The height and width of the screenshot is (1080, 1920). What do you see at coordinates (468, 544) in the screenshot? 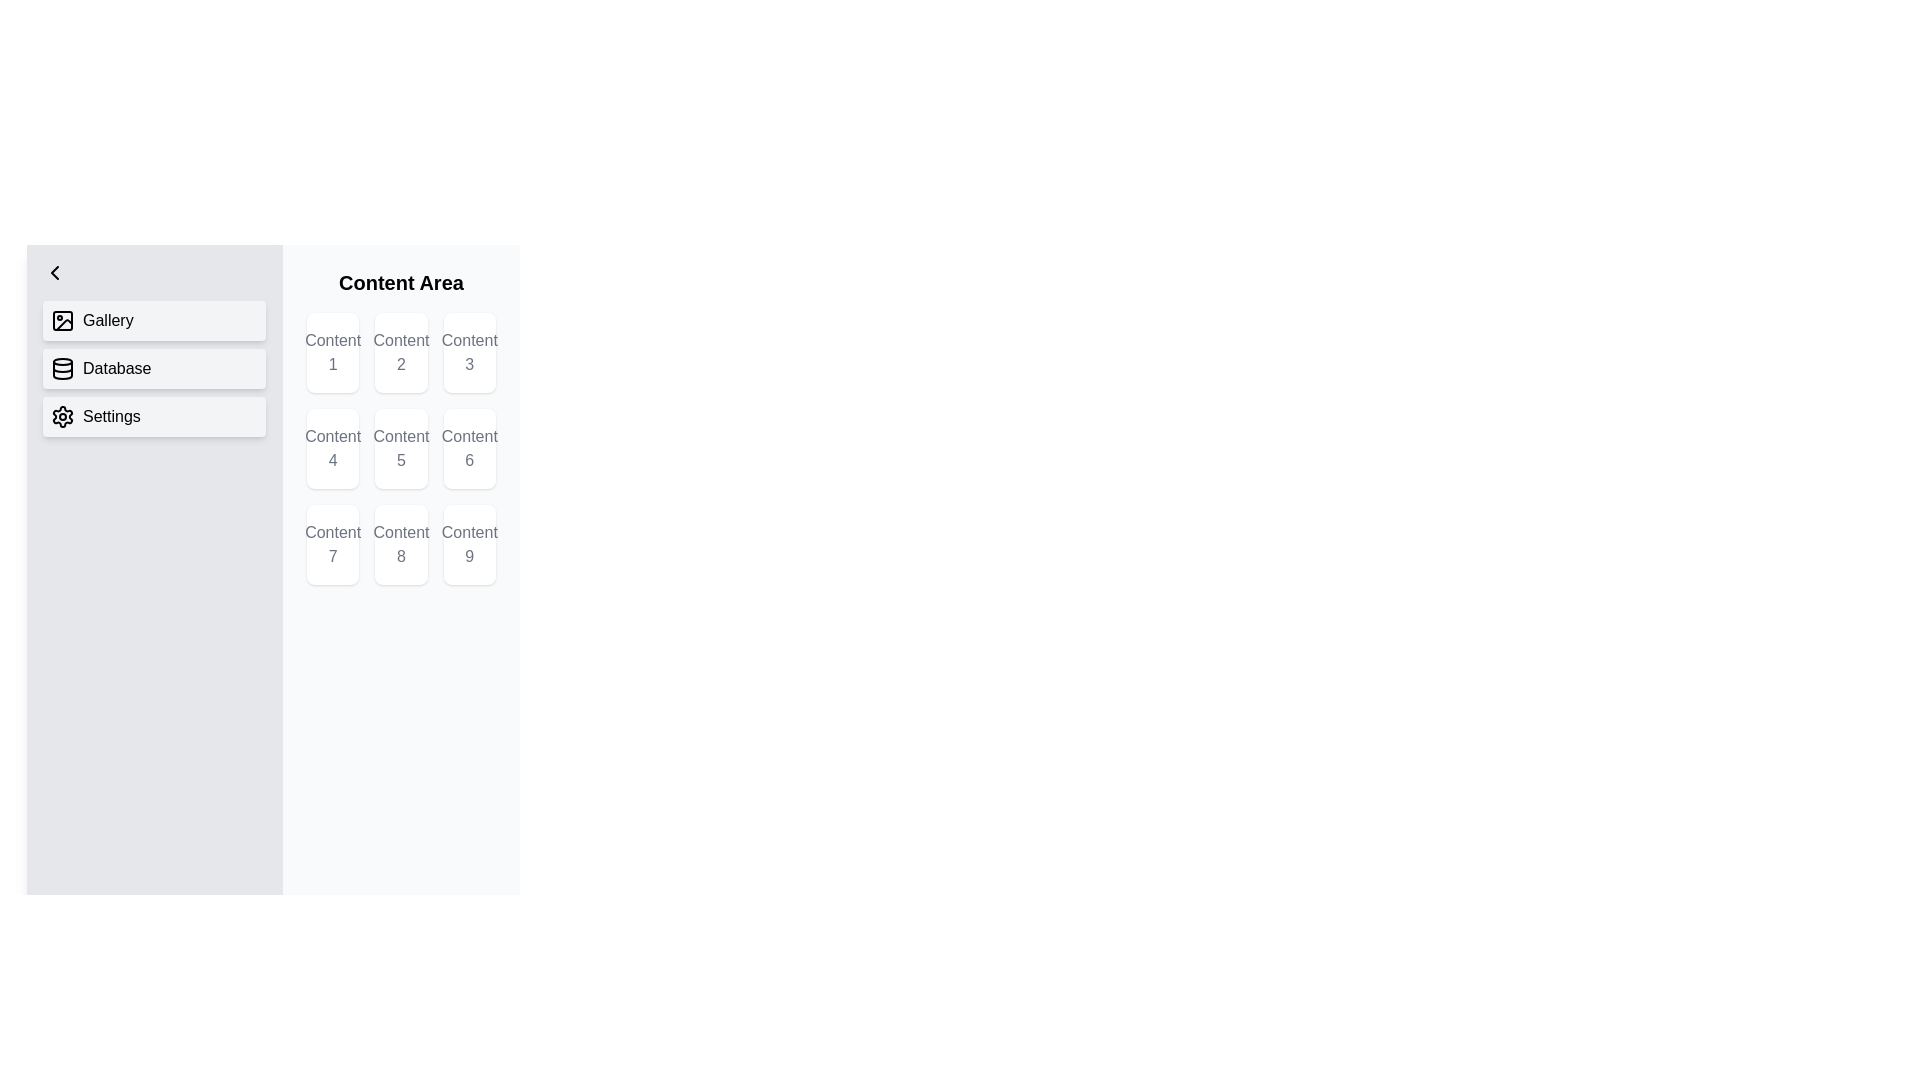
I see `the box-like component with a white background and rounded corners that contains the text 'Content 9' in gray font, located in the bottom-right corner of the 3x3 grid layout within the 'Content Area' section` at bounding box center [468, 544].